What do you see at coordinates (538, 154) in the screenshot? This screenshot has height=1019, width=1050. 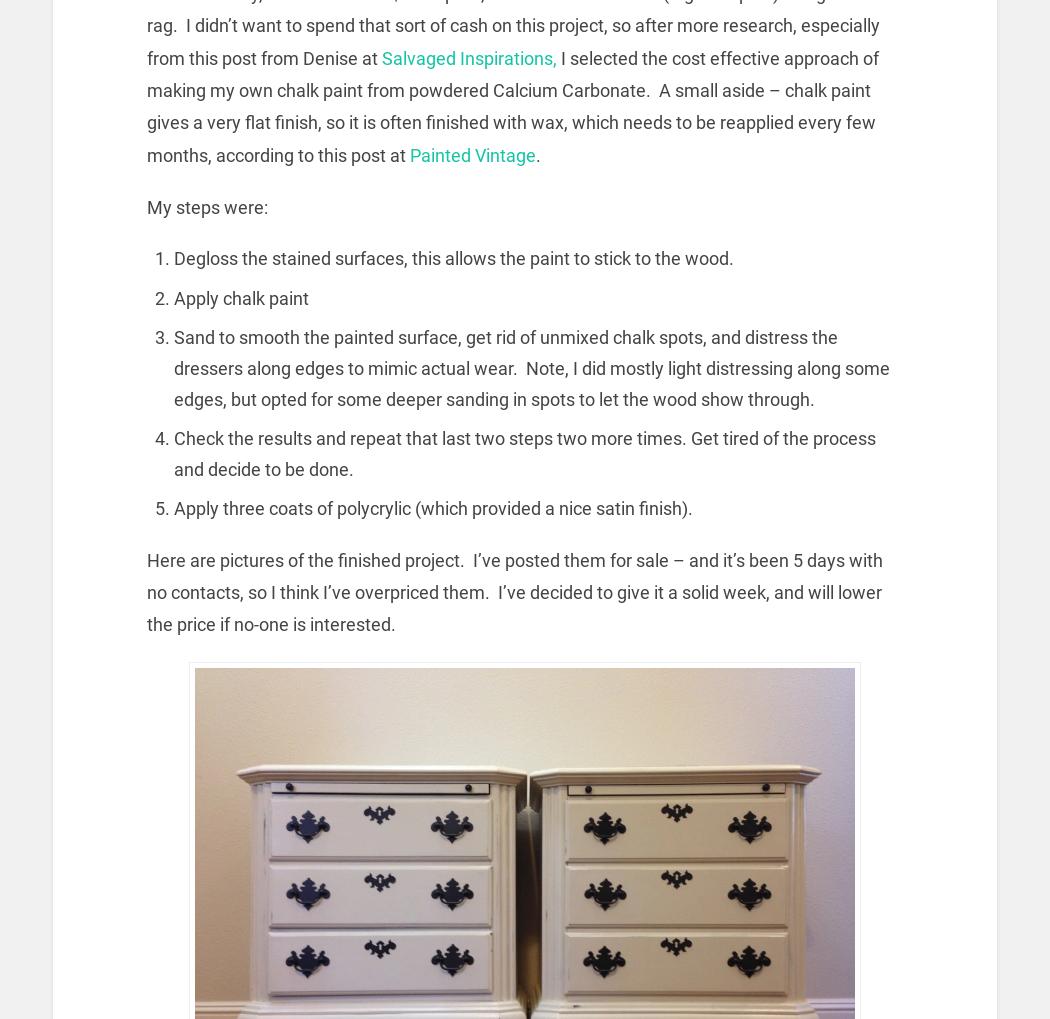 I see `'.'` at bounding box center [538, 154].